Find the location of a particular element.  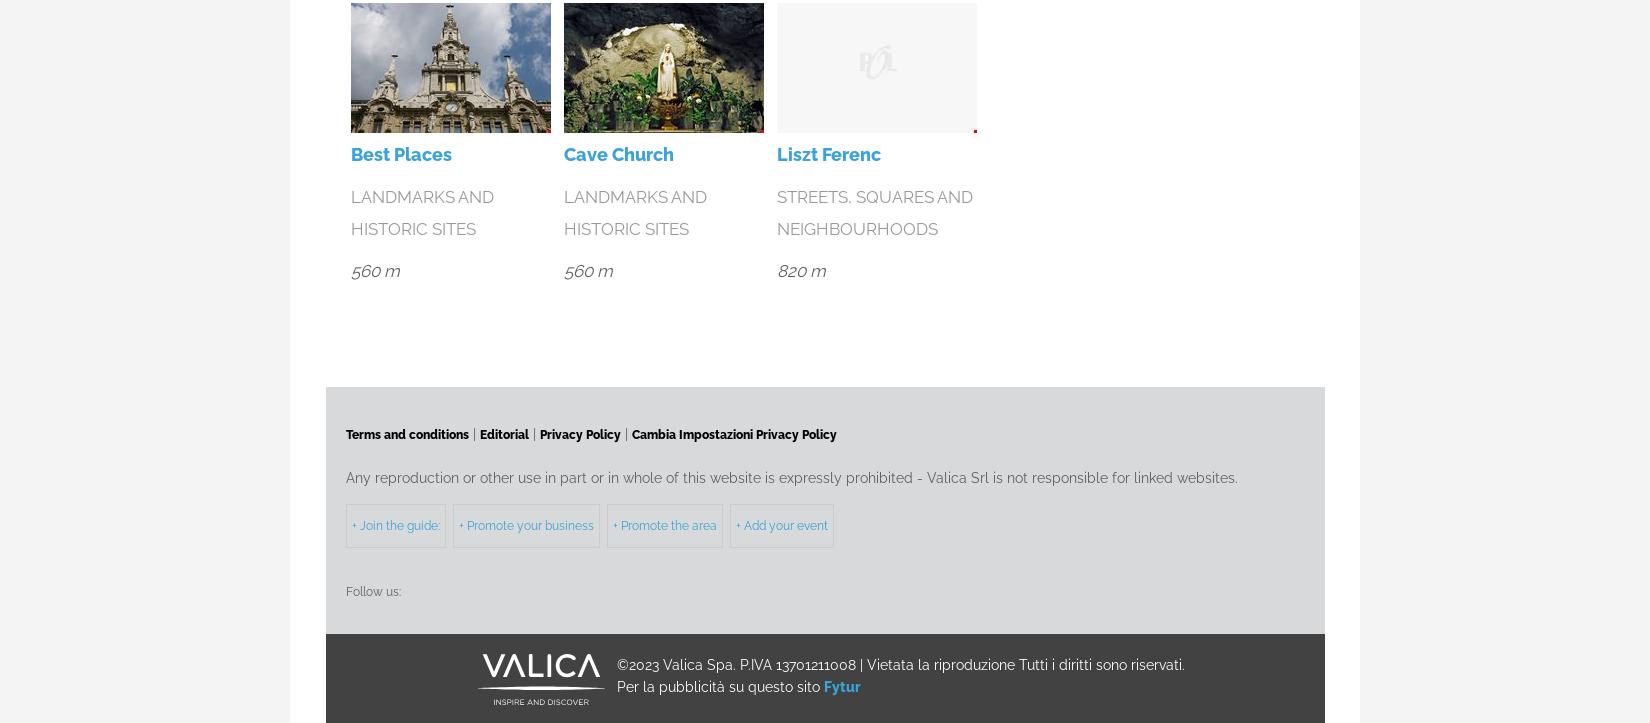

'Terms and conditions' is located at coordinates (345, 435).